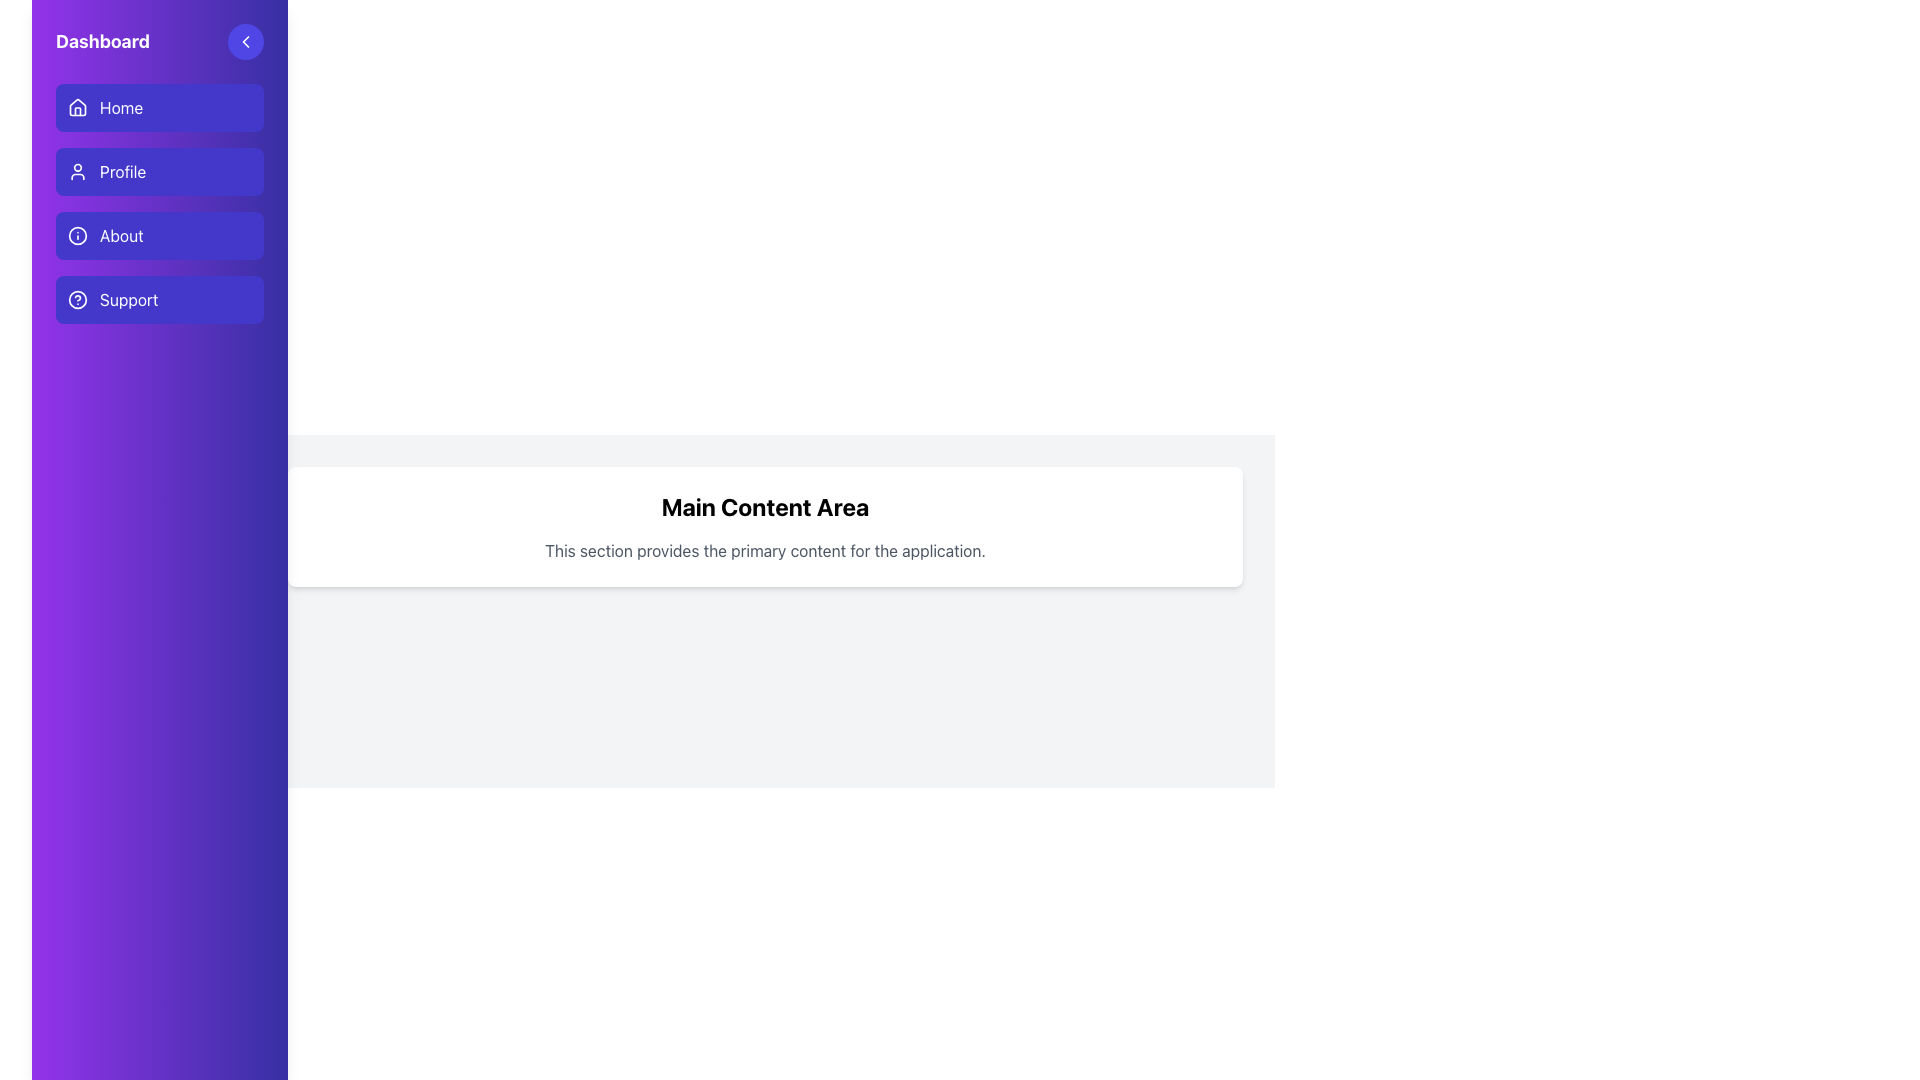 Image resolution: width=1920 pixels, height=1080 pixels. I want to click on the circular support icon with a question mark in the middle, located on the purple navigation sidebar, so click(77, 300).